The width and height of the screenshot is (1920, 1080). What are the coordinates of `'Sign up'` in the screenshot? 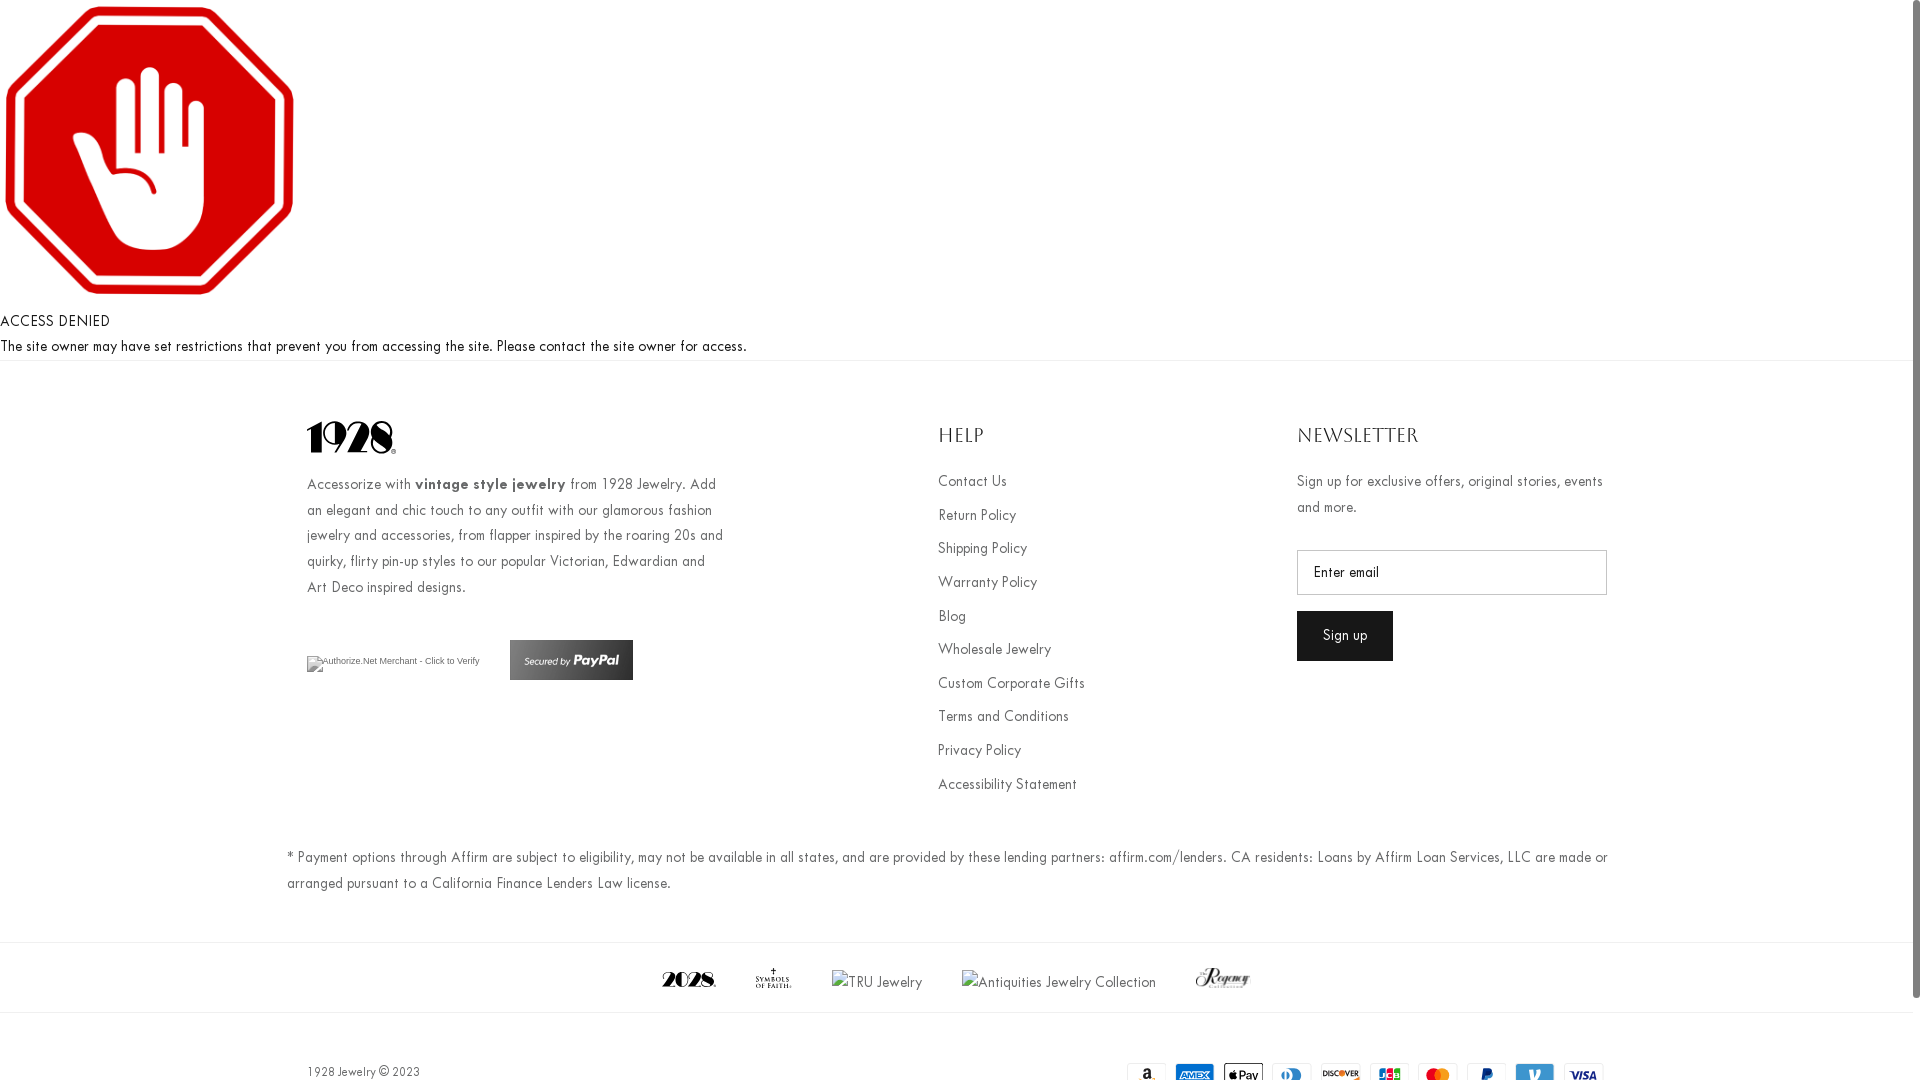 It's located at (1344, 636).